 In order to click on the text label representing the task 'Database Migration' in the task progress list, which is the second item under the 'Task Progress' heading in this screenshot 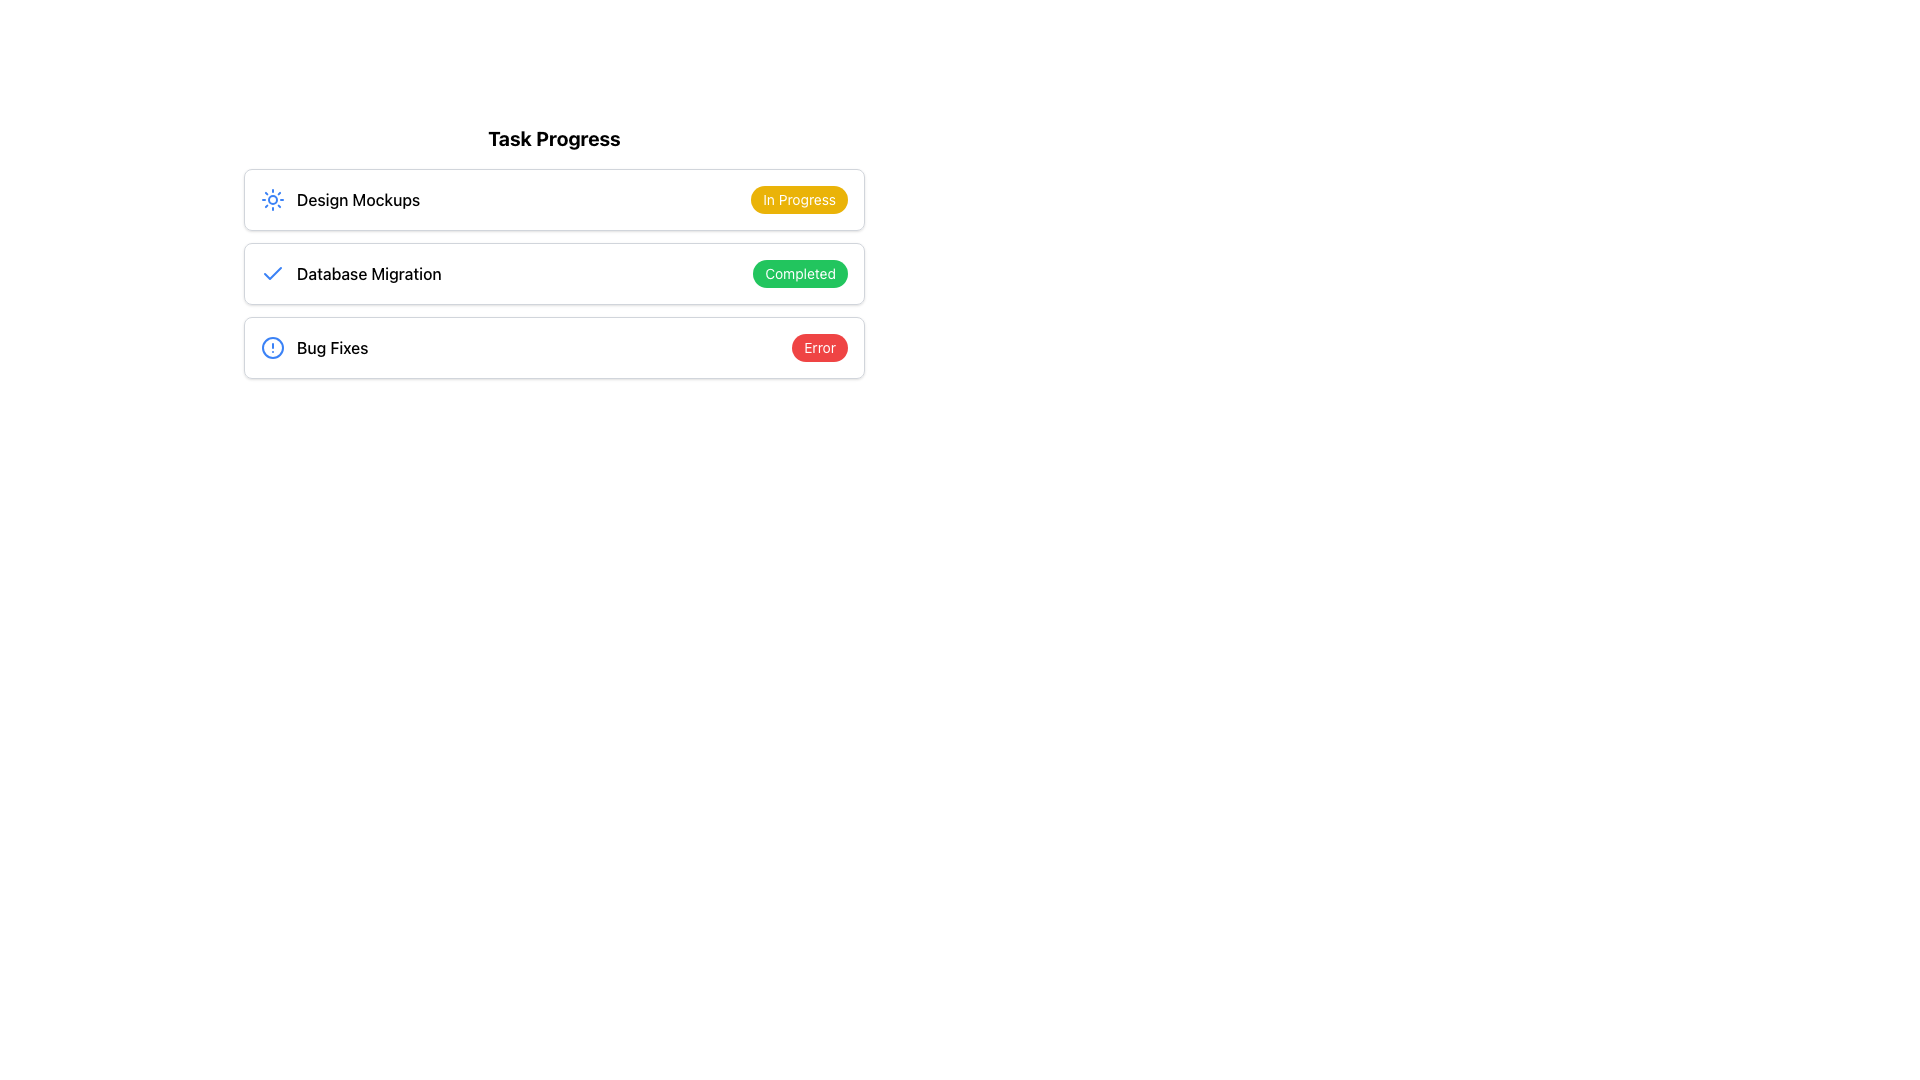, I will do `click(351, 273)`.